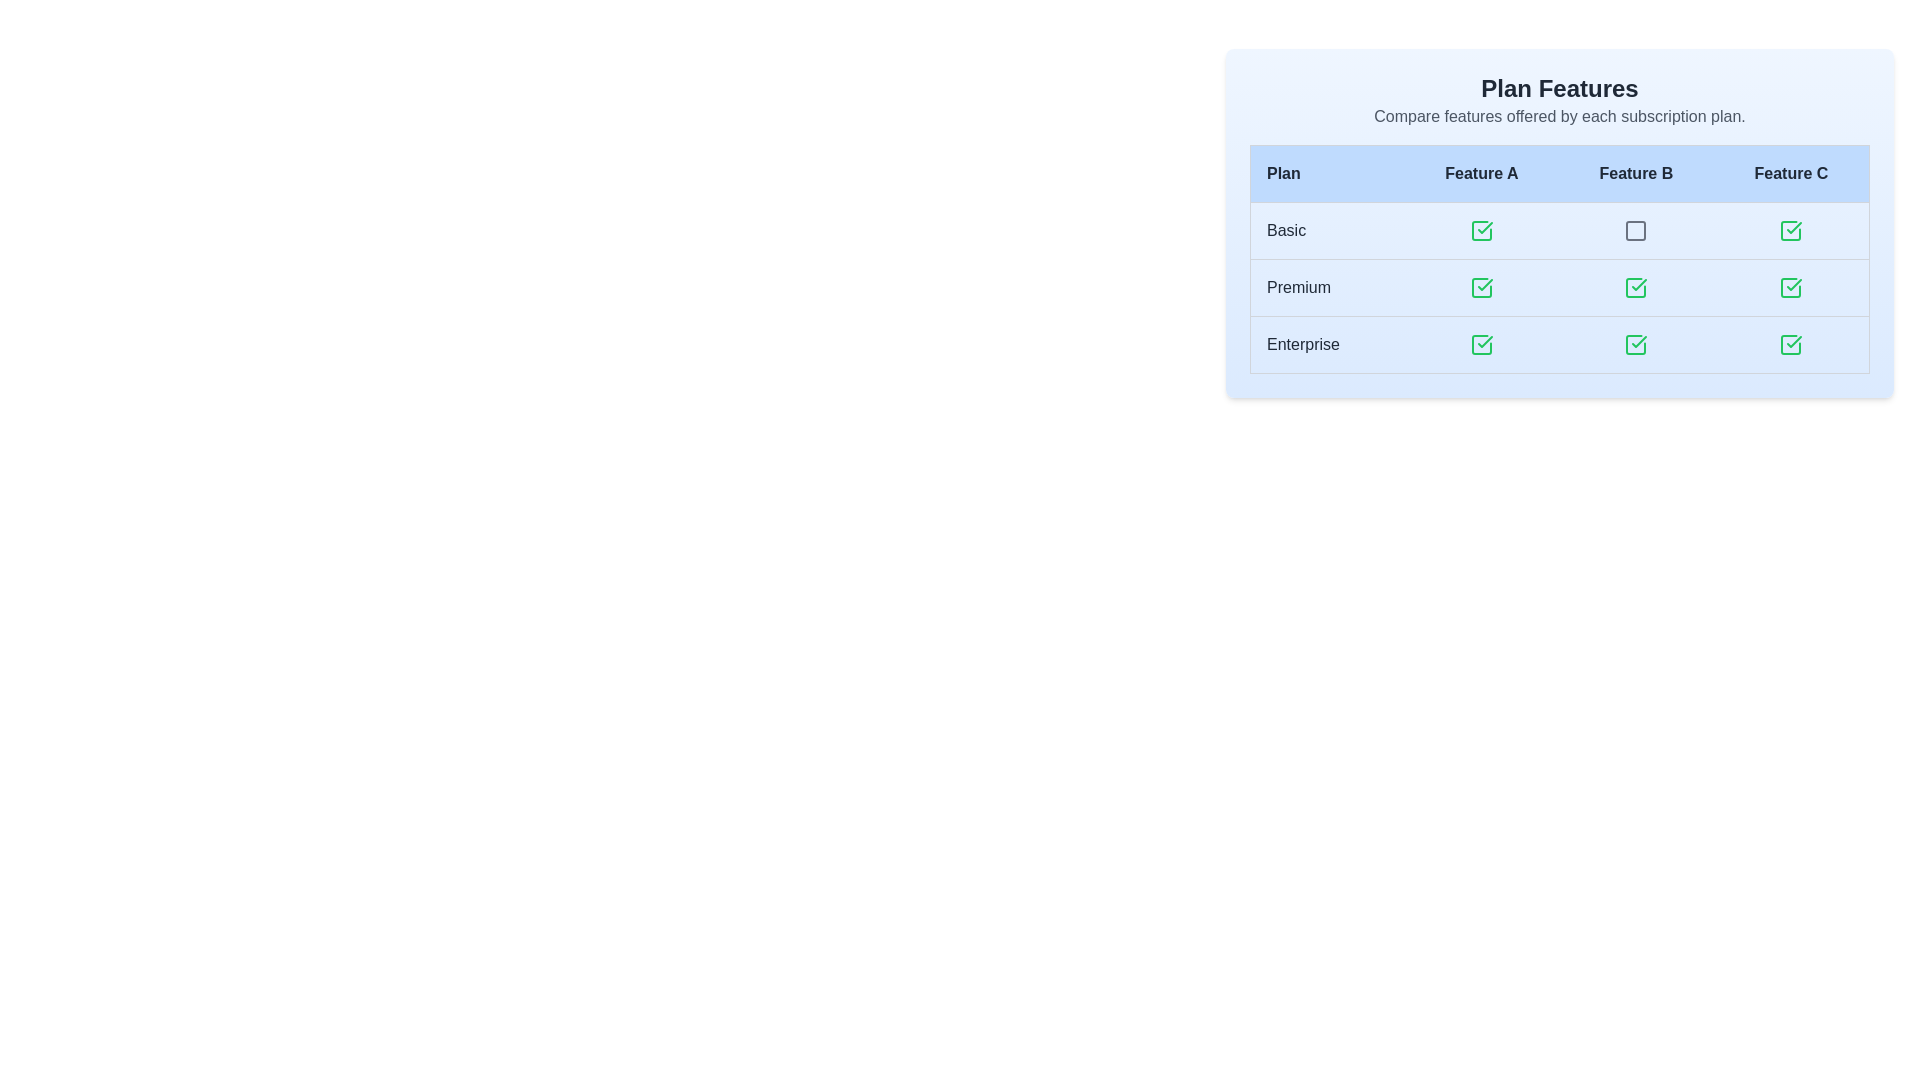 The image size is (1920, 1080). What do you see at coordinates (1481, 288) in the screenshot?
I see `the 'Premium' plan icon which indicates 'Feature A' located in the second row, second column of the table` at bounding box center [1481, 288].